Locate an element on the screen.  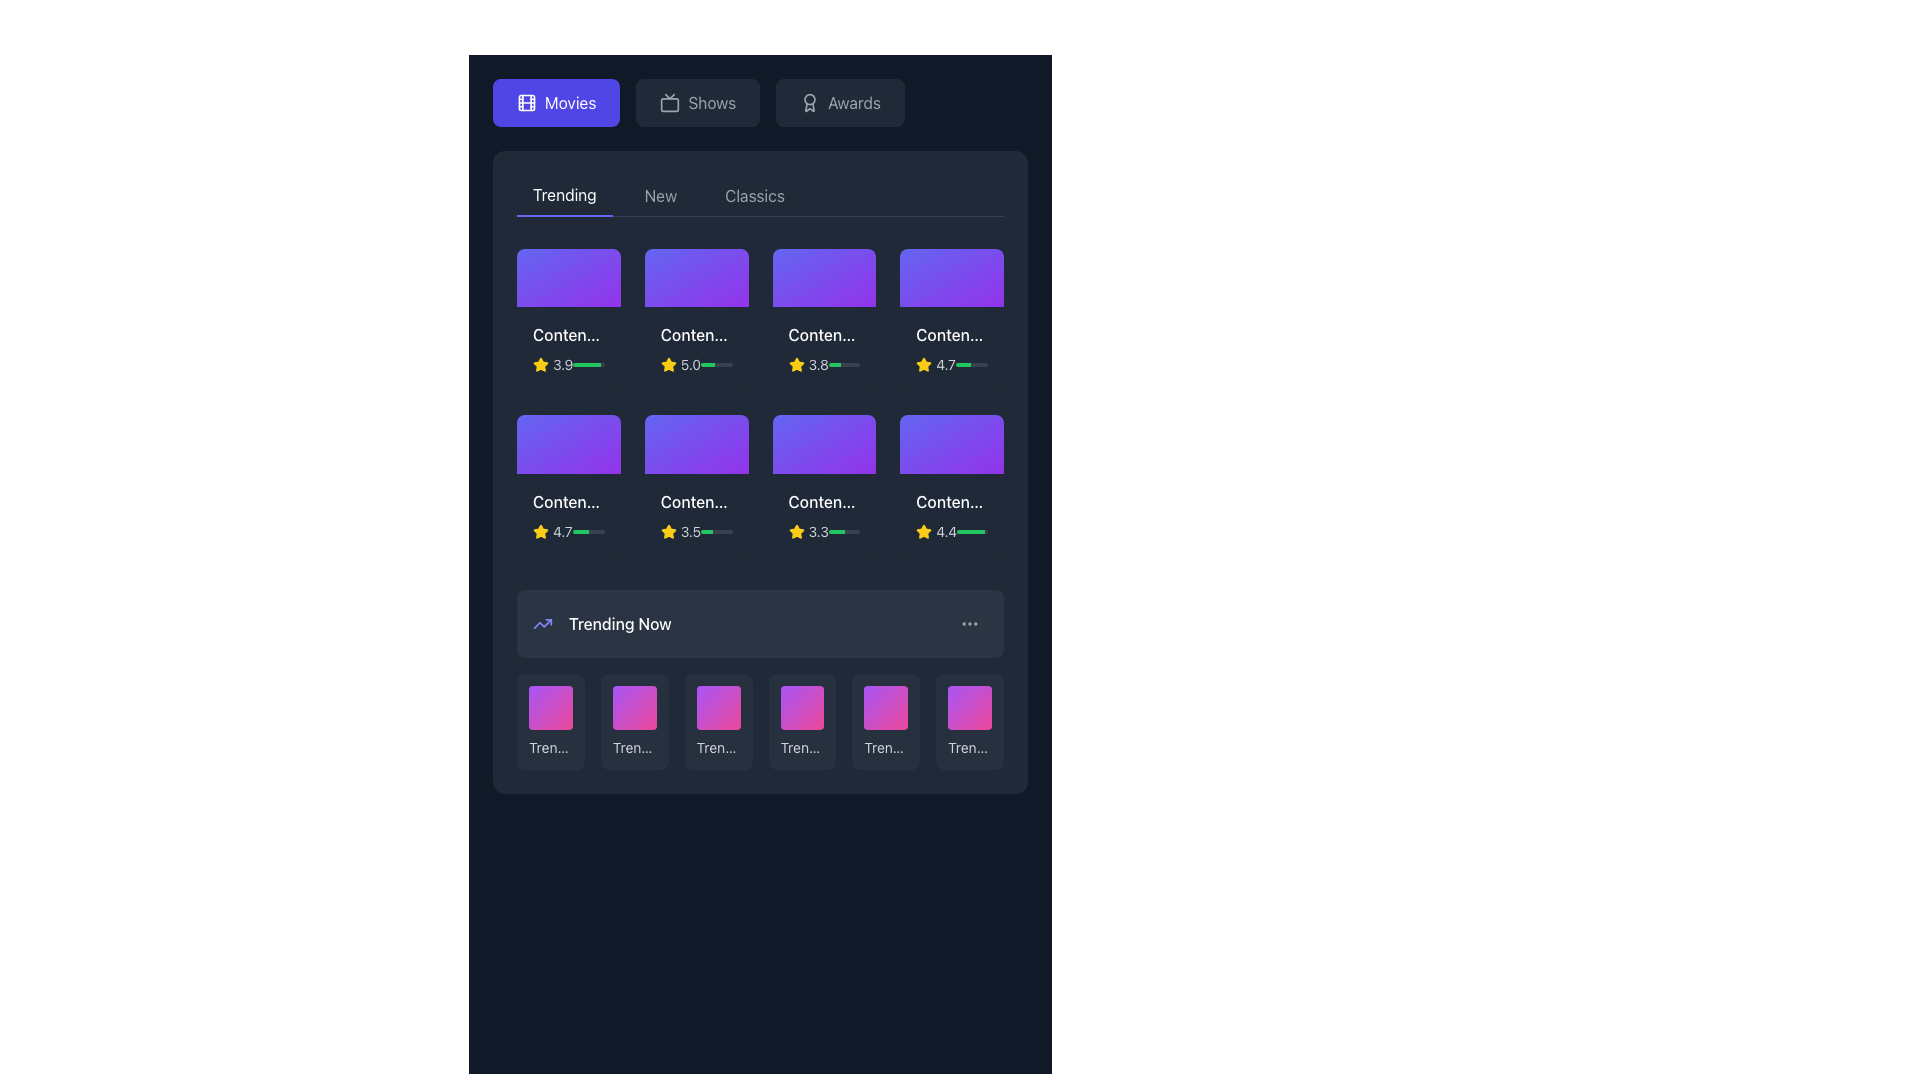
the rating indicator element showing a rating of '5.0' for the associated movie in the second card from the left in the 'Trending' section is located at coordinates (680, 365).